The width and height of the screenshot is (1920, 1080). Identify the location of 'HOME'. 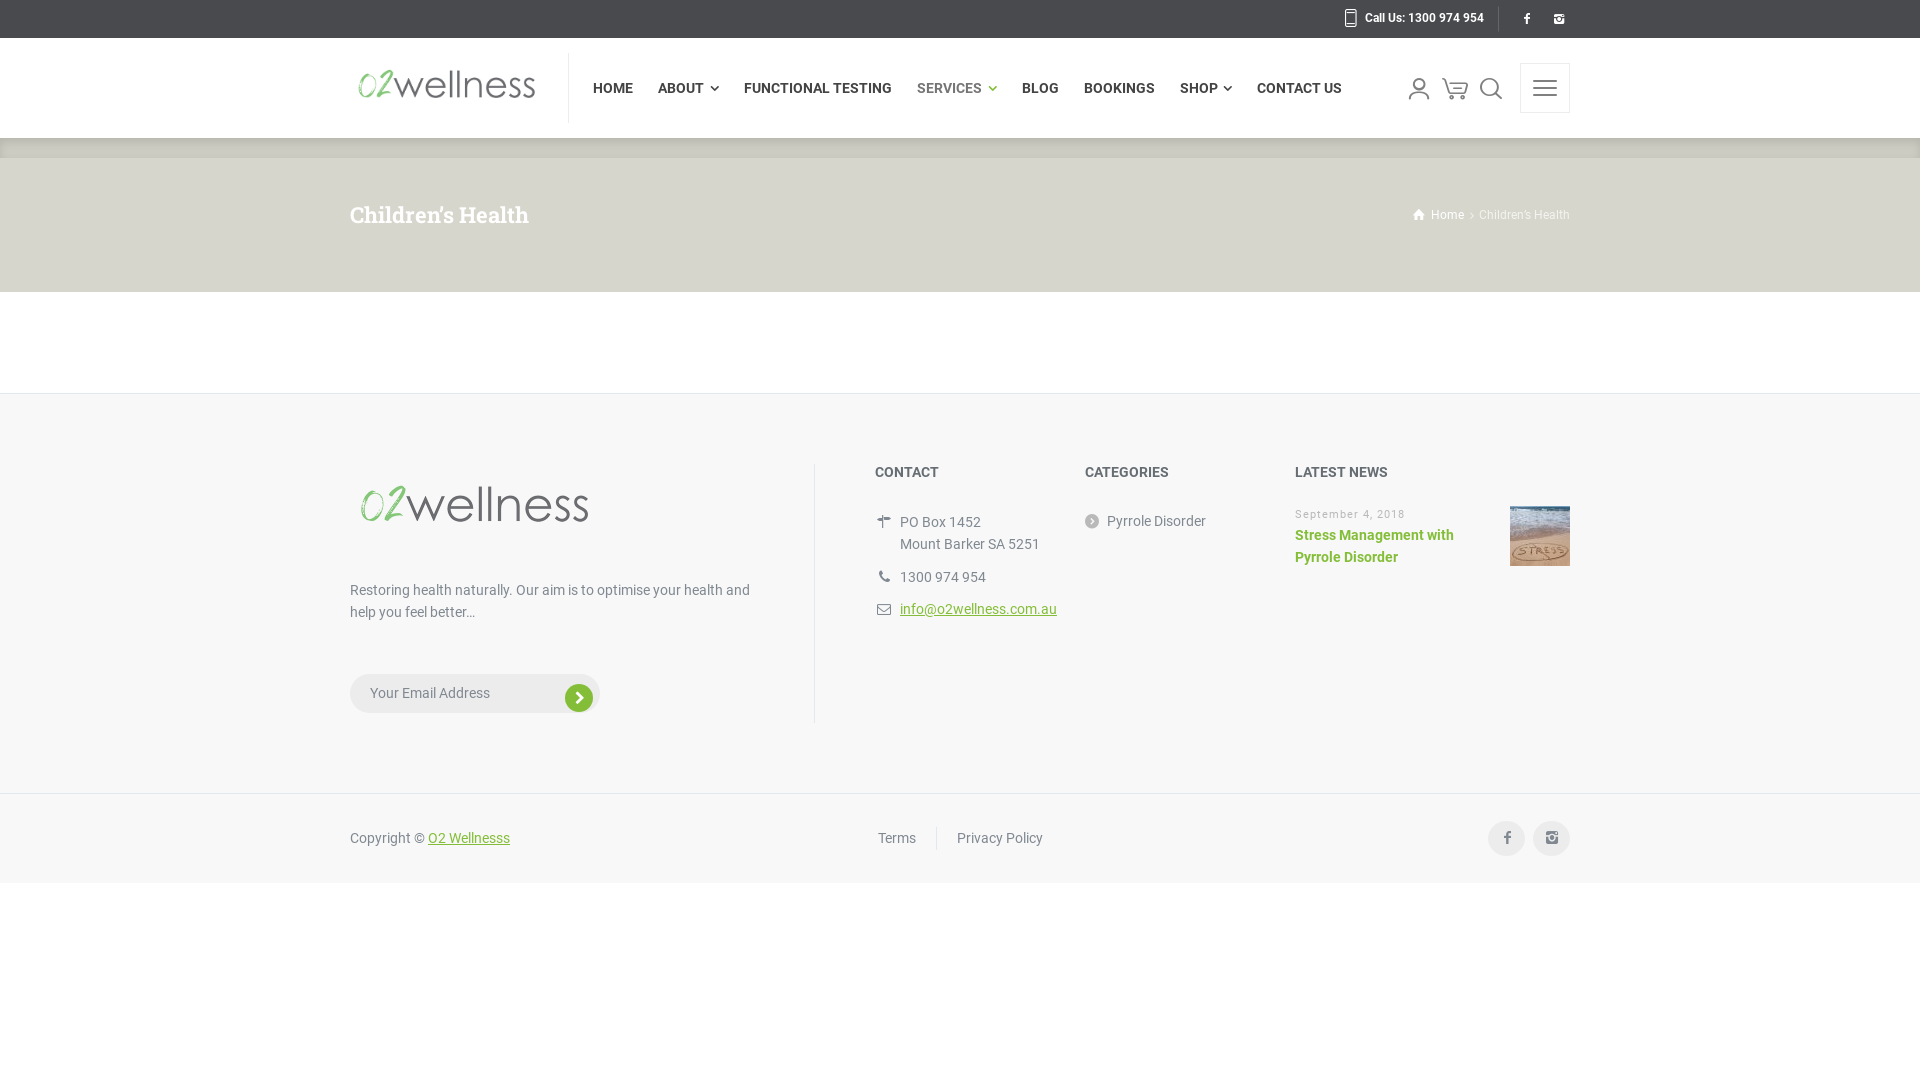
(618, 87).